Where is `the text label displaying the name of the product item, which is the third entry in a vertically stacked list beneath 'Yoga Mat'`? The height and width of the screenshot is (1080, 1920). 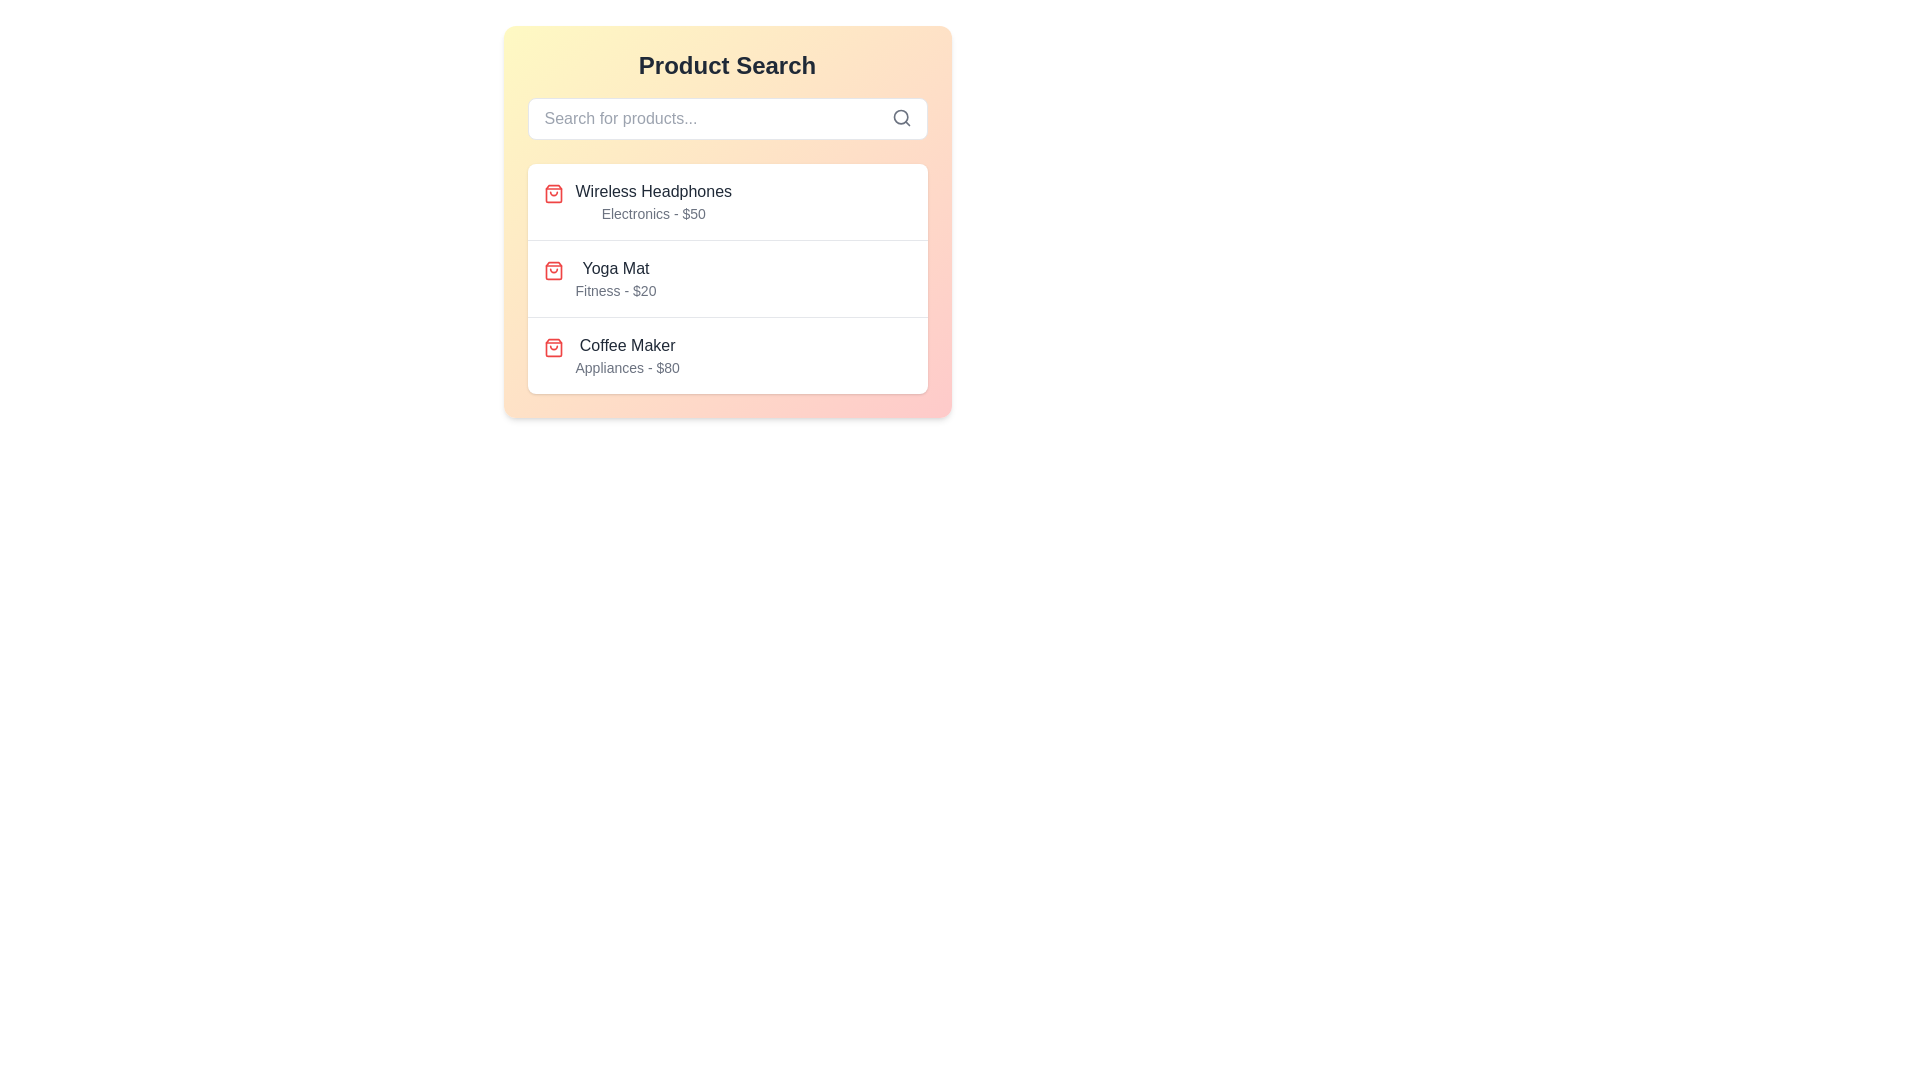 the text label displaying the name of the product item, which is the third entry in a vertically stacked list beneath 'Yoga Mat' is located at coordinates (626, 345).